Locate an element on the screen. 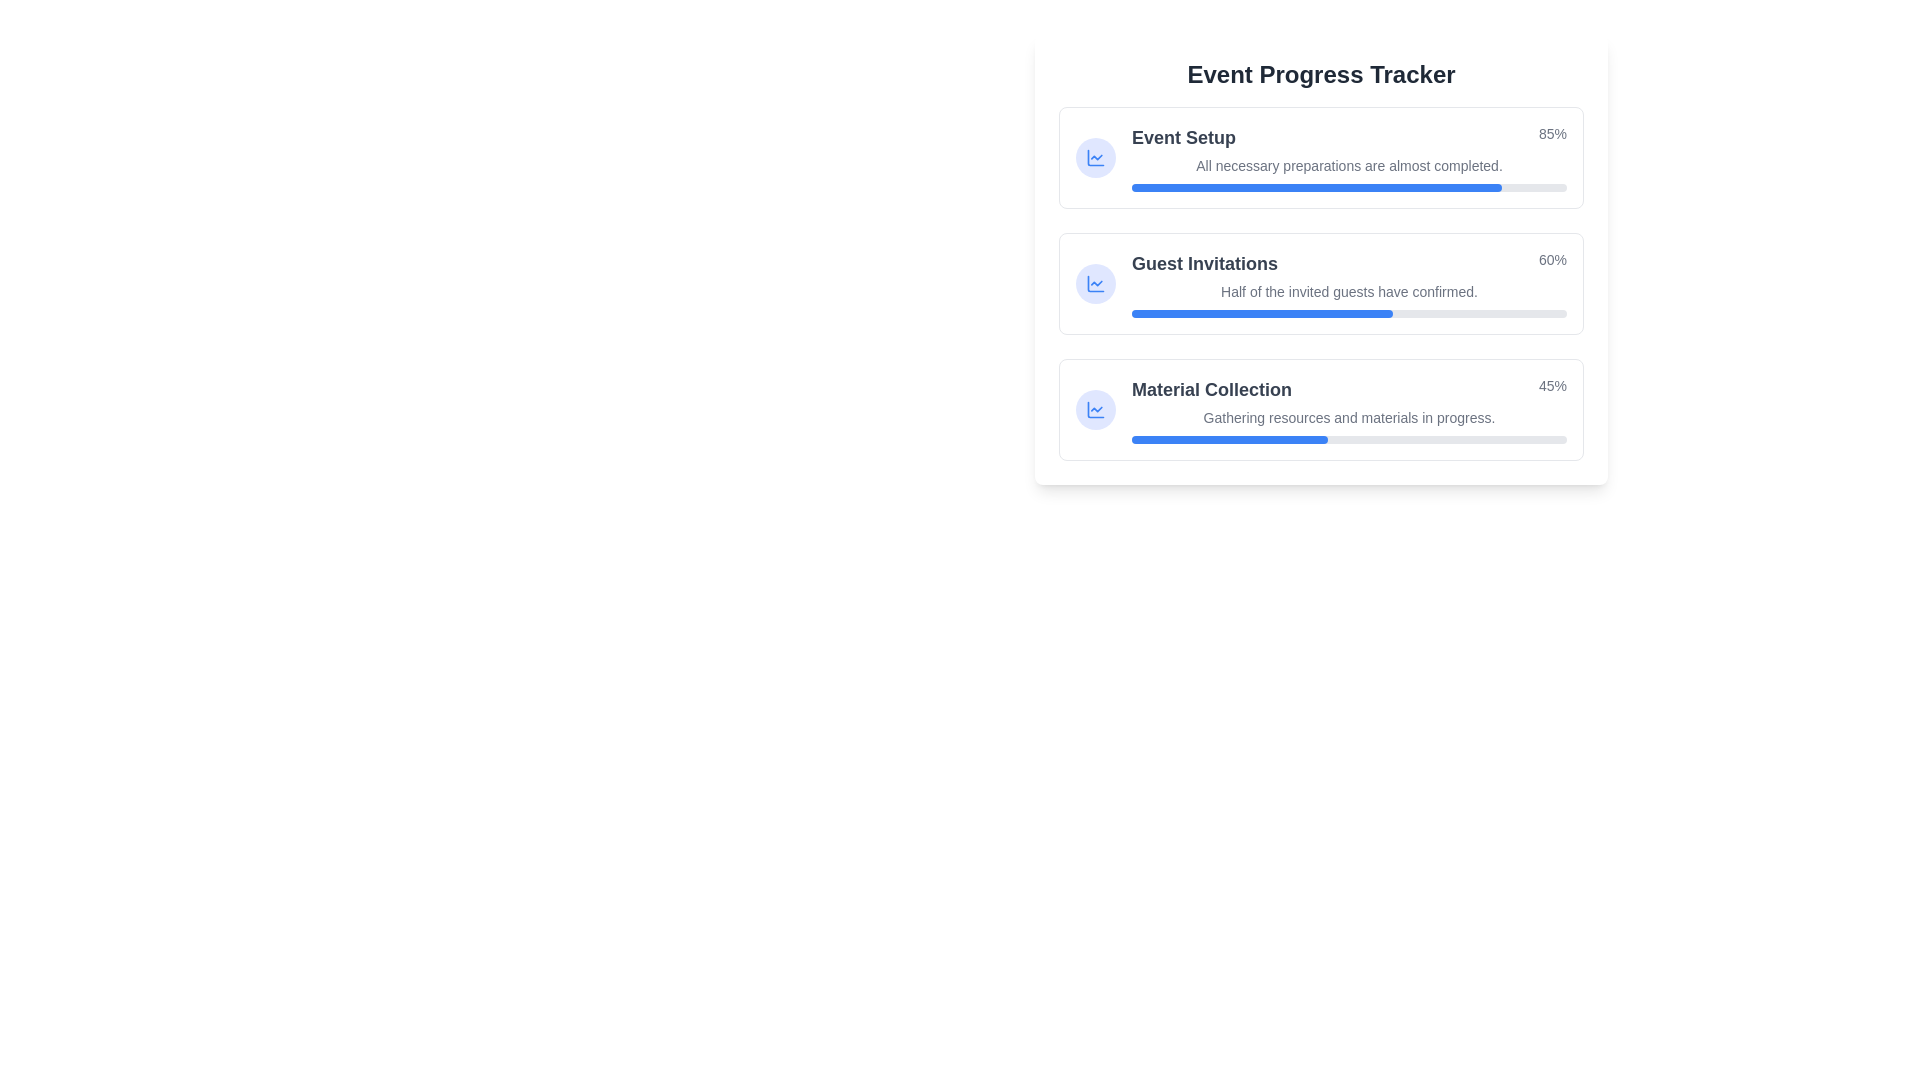 This screenshot has width=1920, height=1080. the Progress Bar indicating 85% completion for the 'Event Setup' task, which is the third element in the 'Event Setup' card of the 'Event Progress Tracker' is located at coordinates (1349, 188).